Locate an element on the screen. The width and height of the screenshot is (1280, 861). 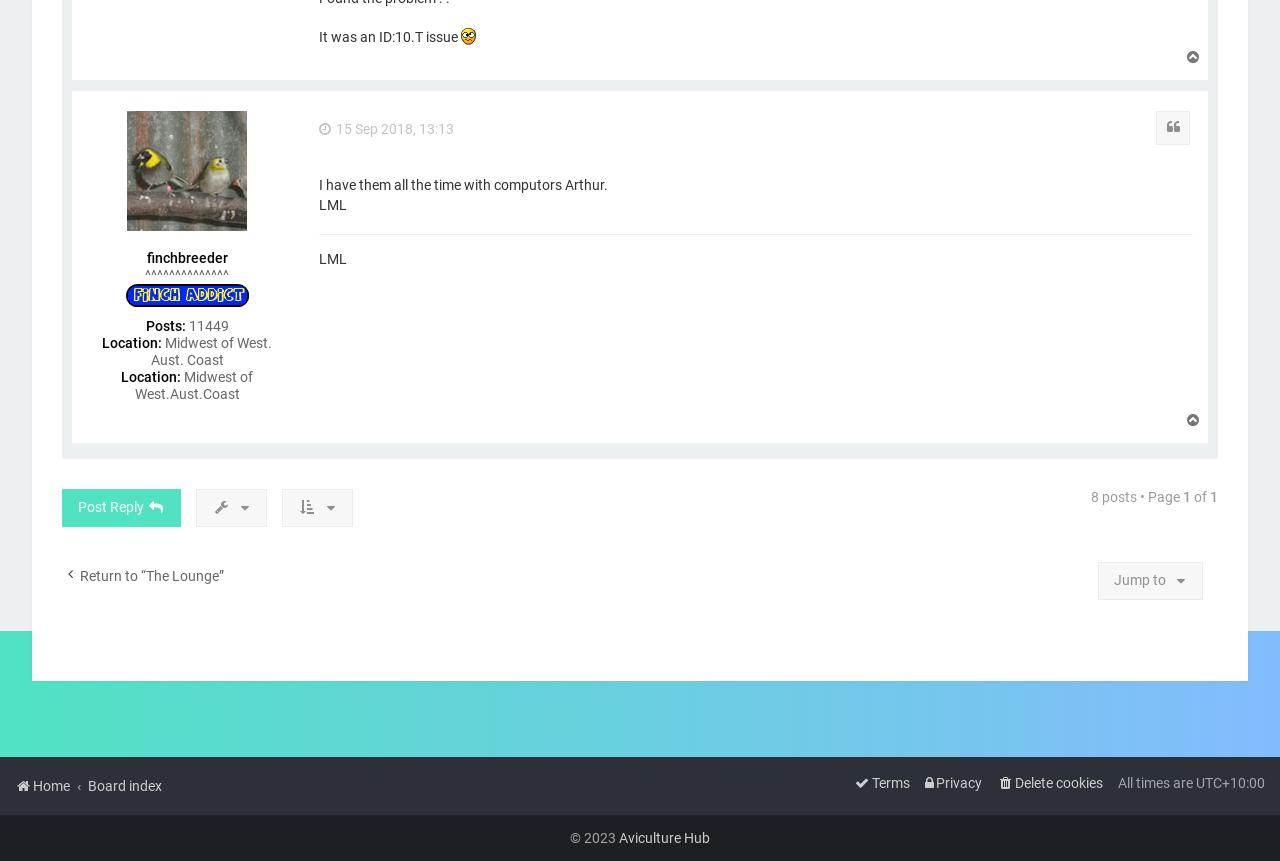
'Jump to' is located at coordinates (1112, 578).